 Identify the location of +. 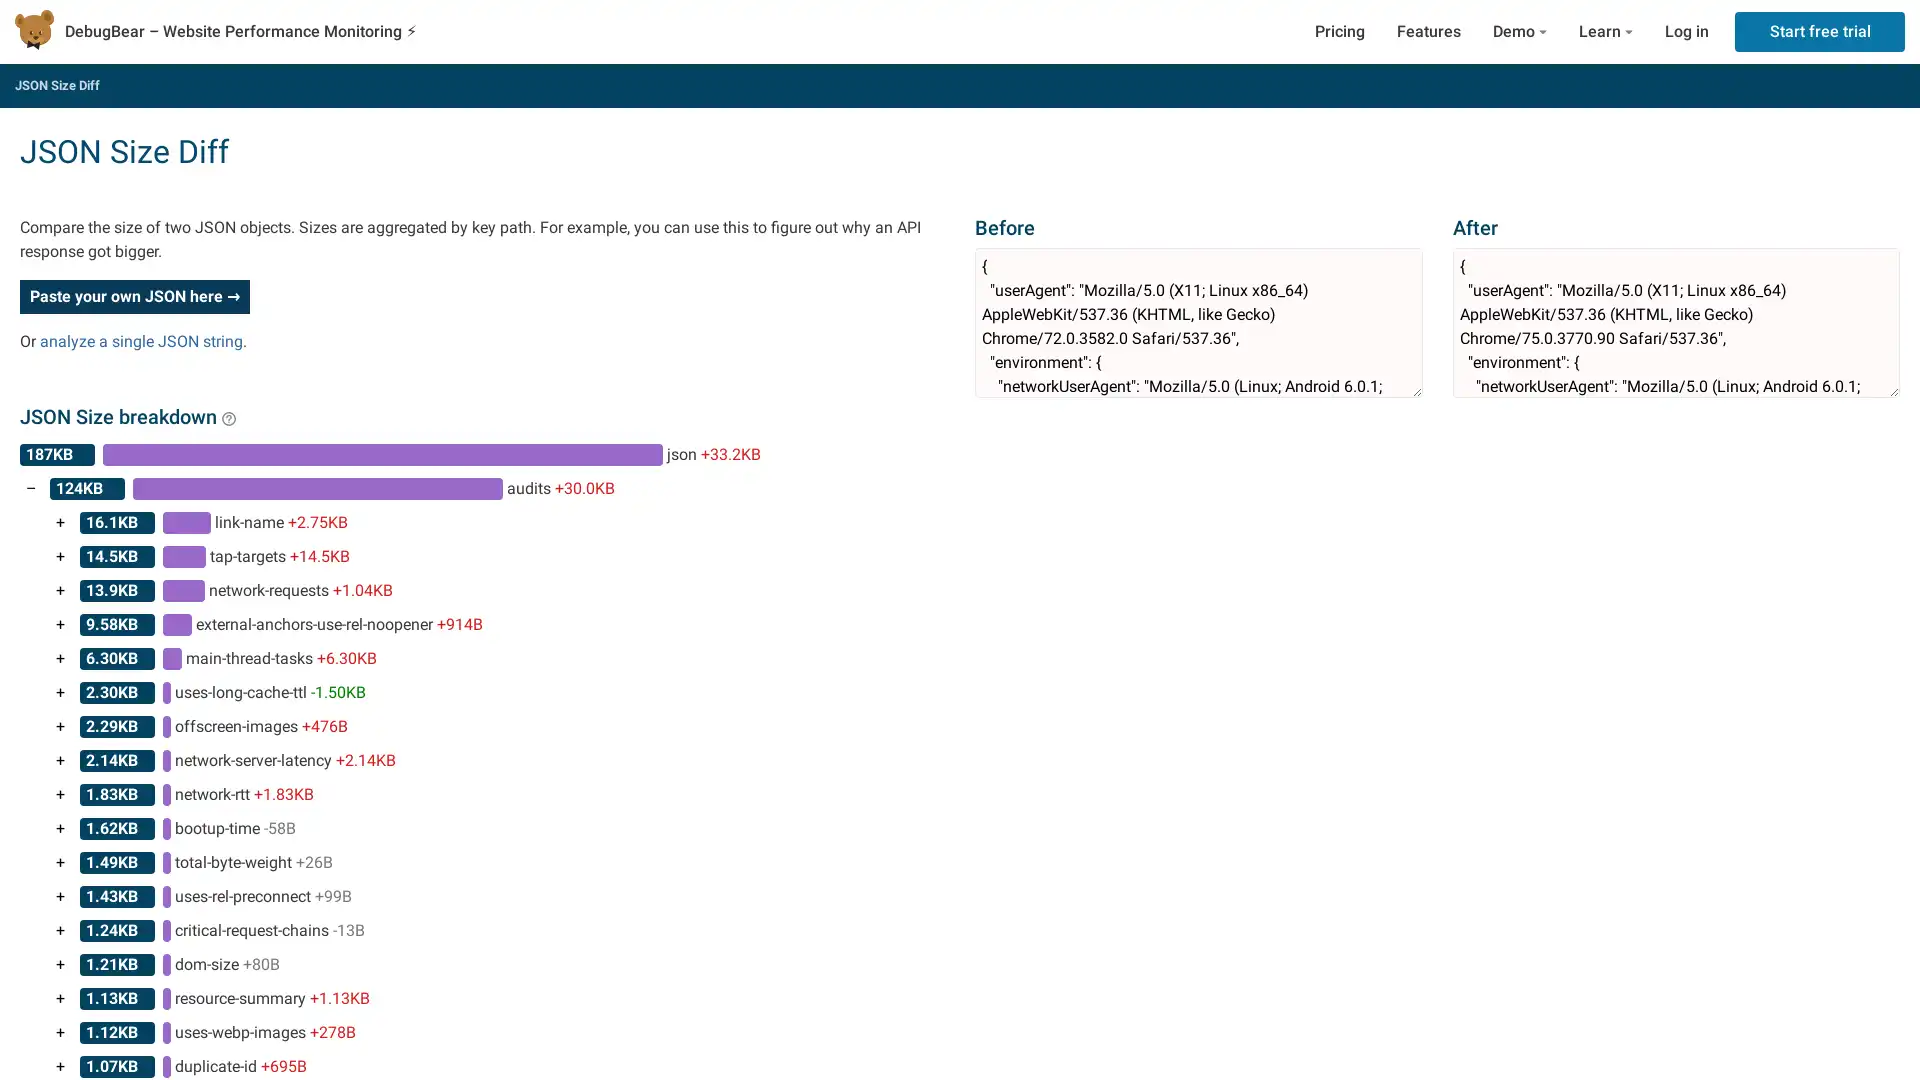
(60, 726).